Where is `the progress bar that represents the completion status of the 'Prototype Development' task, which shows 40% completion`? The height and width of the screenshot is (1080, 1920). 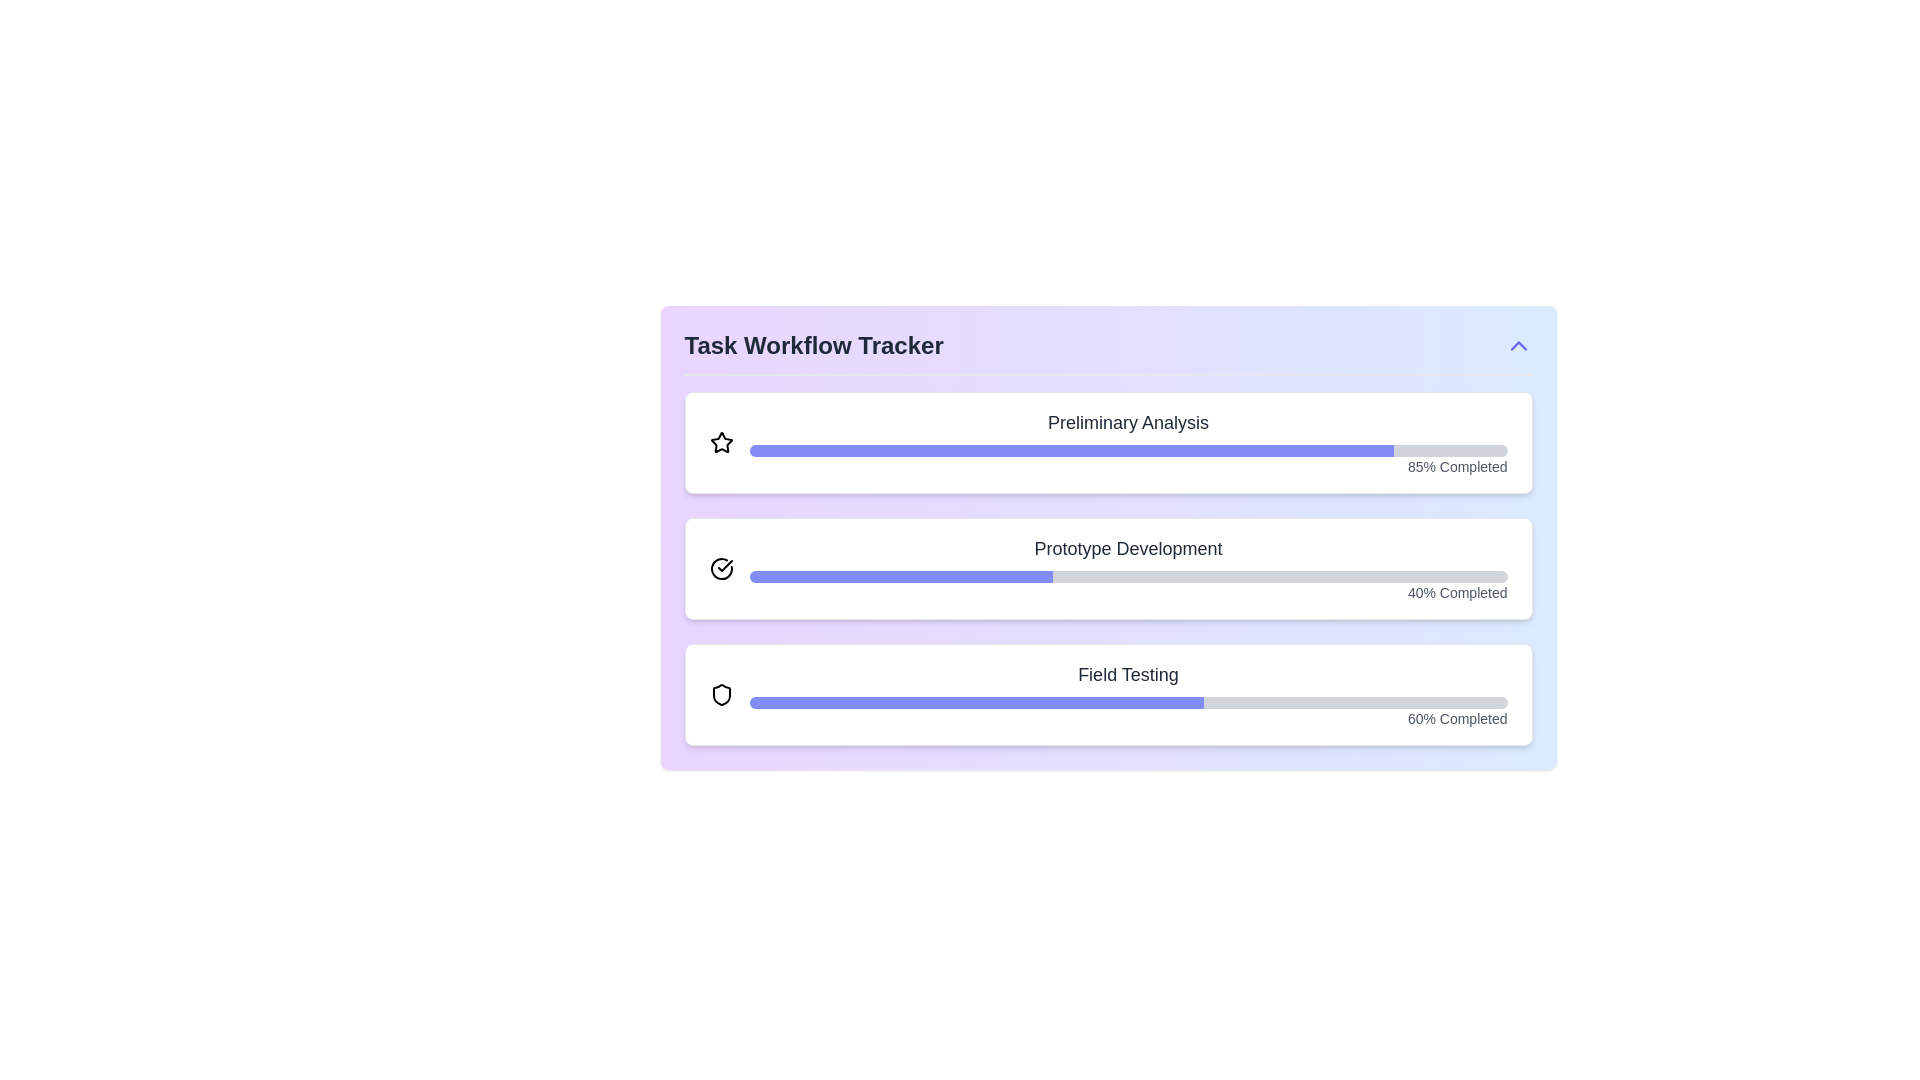
the progress bar that represents the completion status of the 'Prototype Development' task, which shows 40% completion is located at coordinates (1128, 577).